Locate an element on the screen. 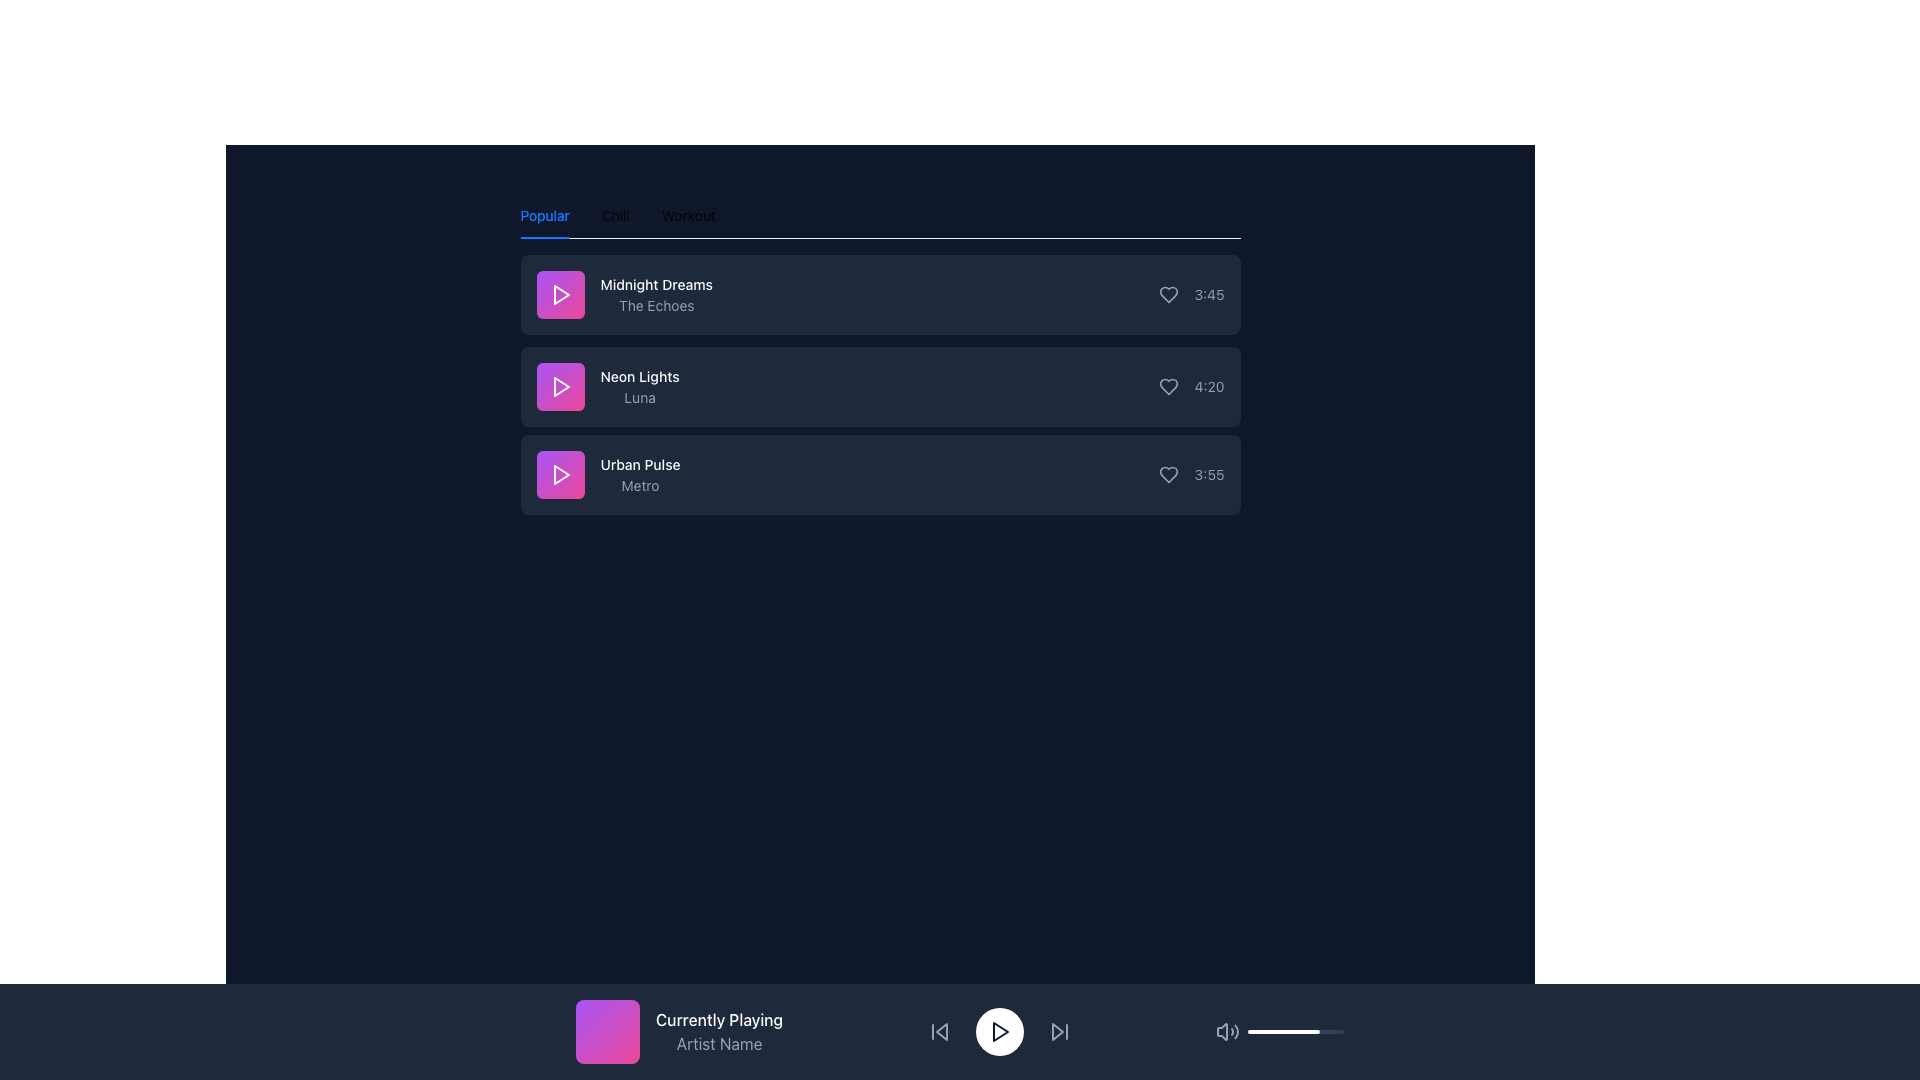 The width and height of the screenshot is (1920, 1080). the play button located at the center of the white circular button in the media player's control panel is located at coordinates (1000, 1032).